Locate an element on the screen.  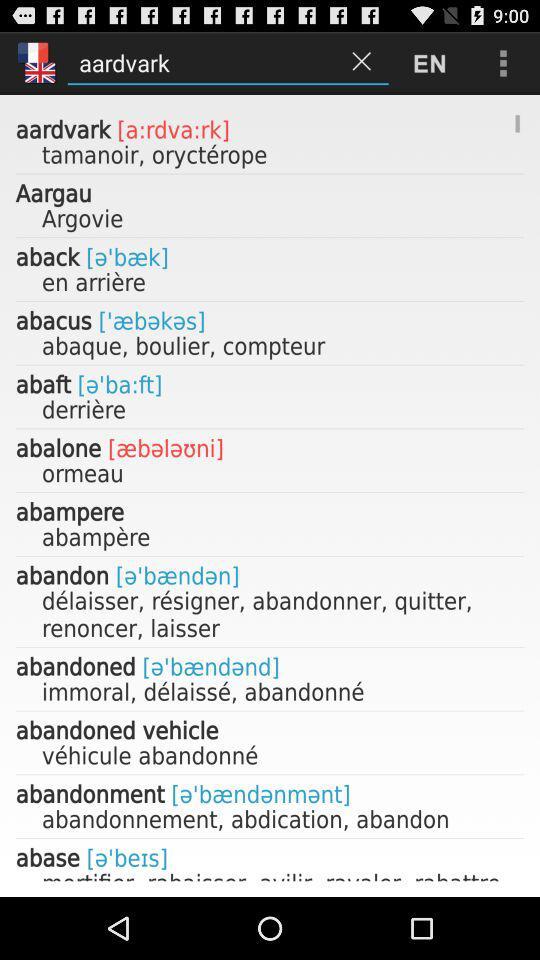
the three dots button on the top right corner of the web page is located at coordinates (502, 63).